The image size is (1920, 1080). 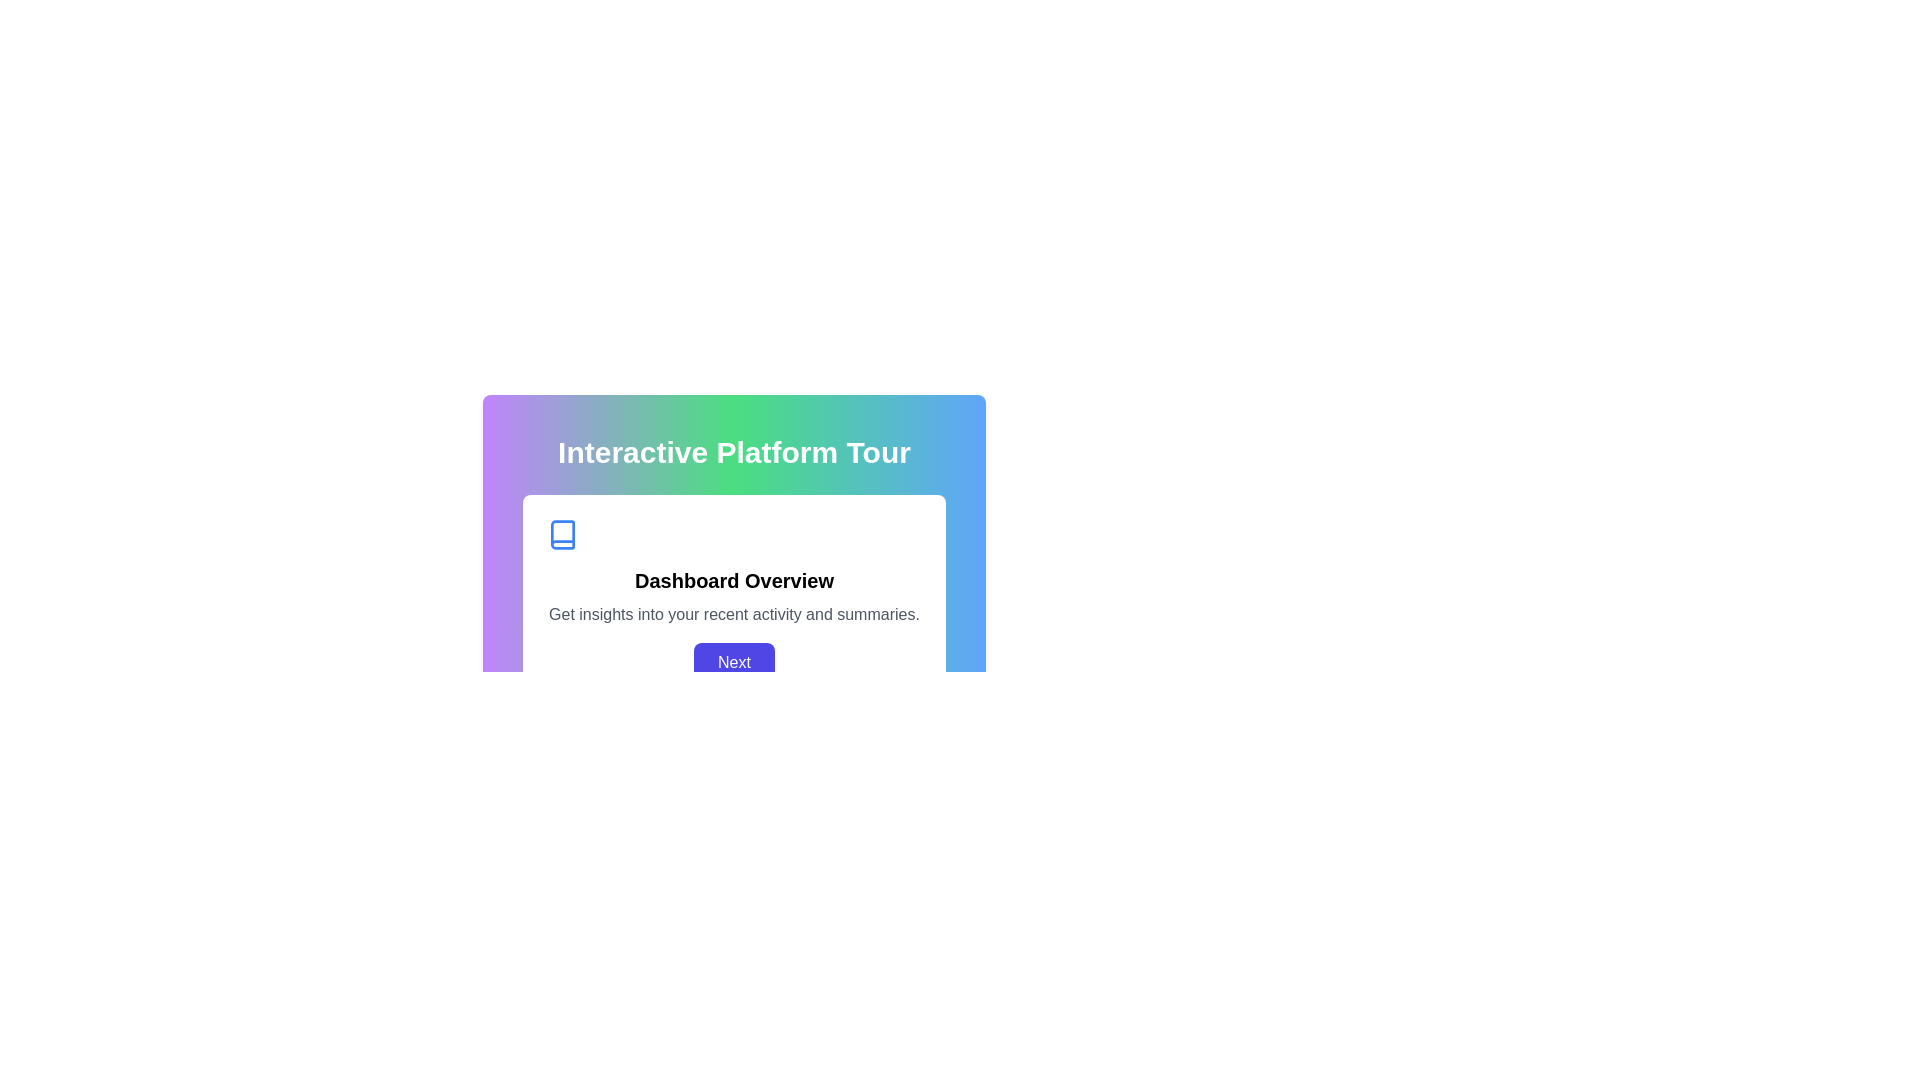 What do you see at coordinates (733, 613) in the screenshot?
I see `the Text Label that provides additional context for the 'Dashboard Overview' title, located below it and above the 'Next' button` at bounding box center [733, 613].